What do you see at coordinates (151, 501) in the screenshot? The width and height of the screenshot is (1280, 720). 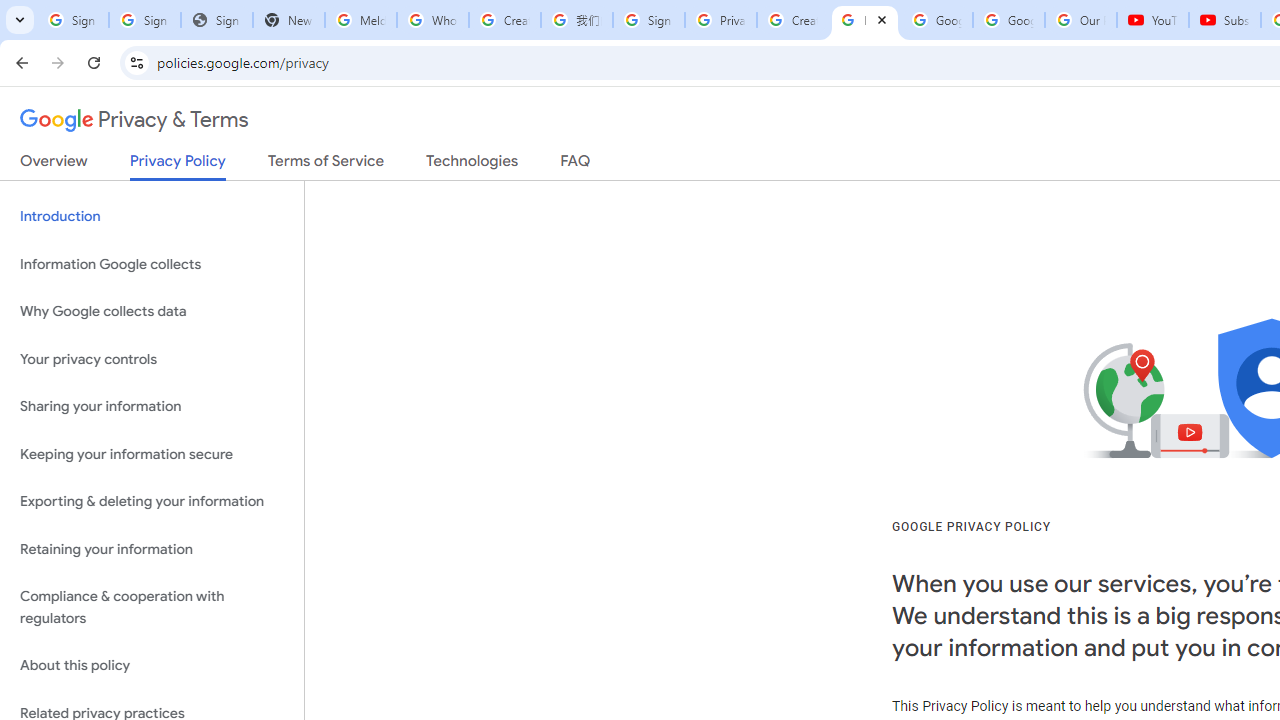 I see `'Exporting & deleting your information'` at bounding box center [151, 501].